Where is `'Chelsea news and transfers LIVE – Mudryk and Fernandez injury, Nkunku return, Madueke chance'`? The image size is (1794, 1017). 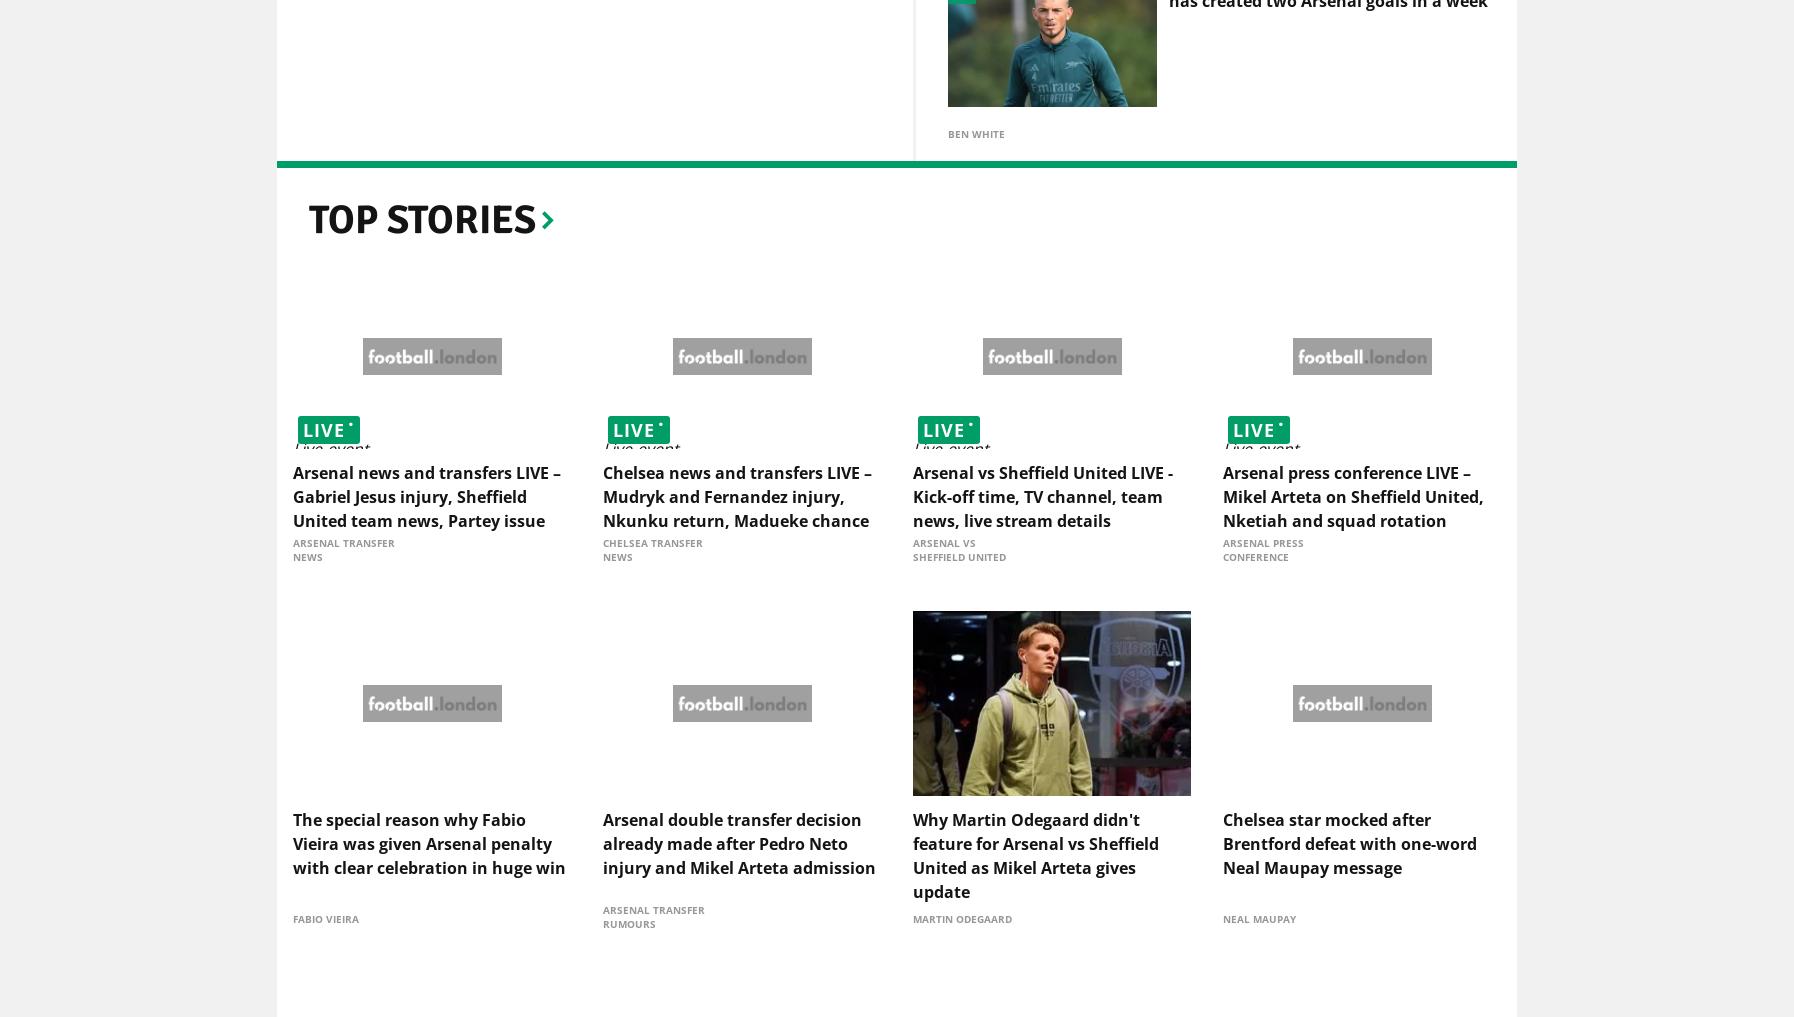
'Chelsea news and transfers LIVE – Mudryk and Fernandez injury, Nkunku return, Madueke chance' is located at coordinates (737, 498).